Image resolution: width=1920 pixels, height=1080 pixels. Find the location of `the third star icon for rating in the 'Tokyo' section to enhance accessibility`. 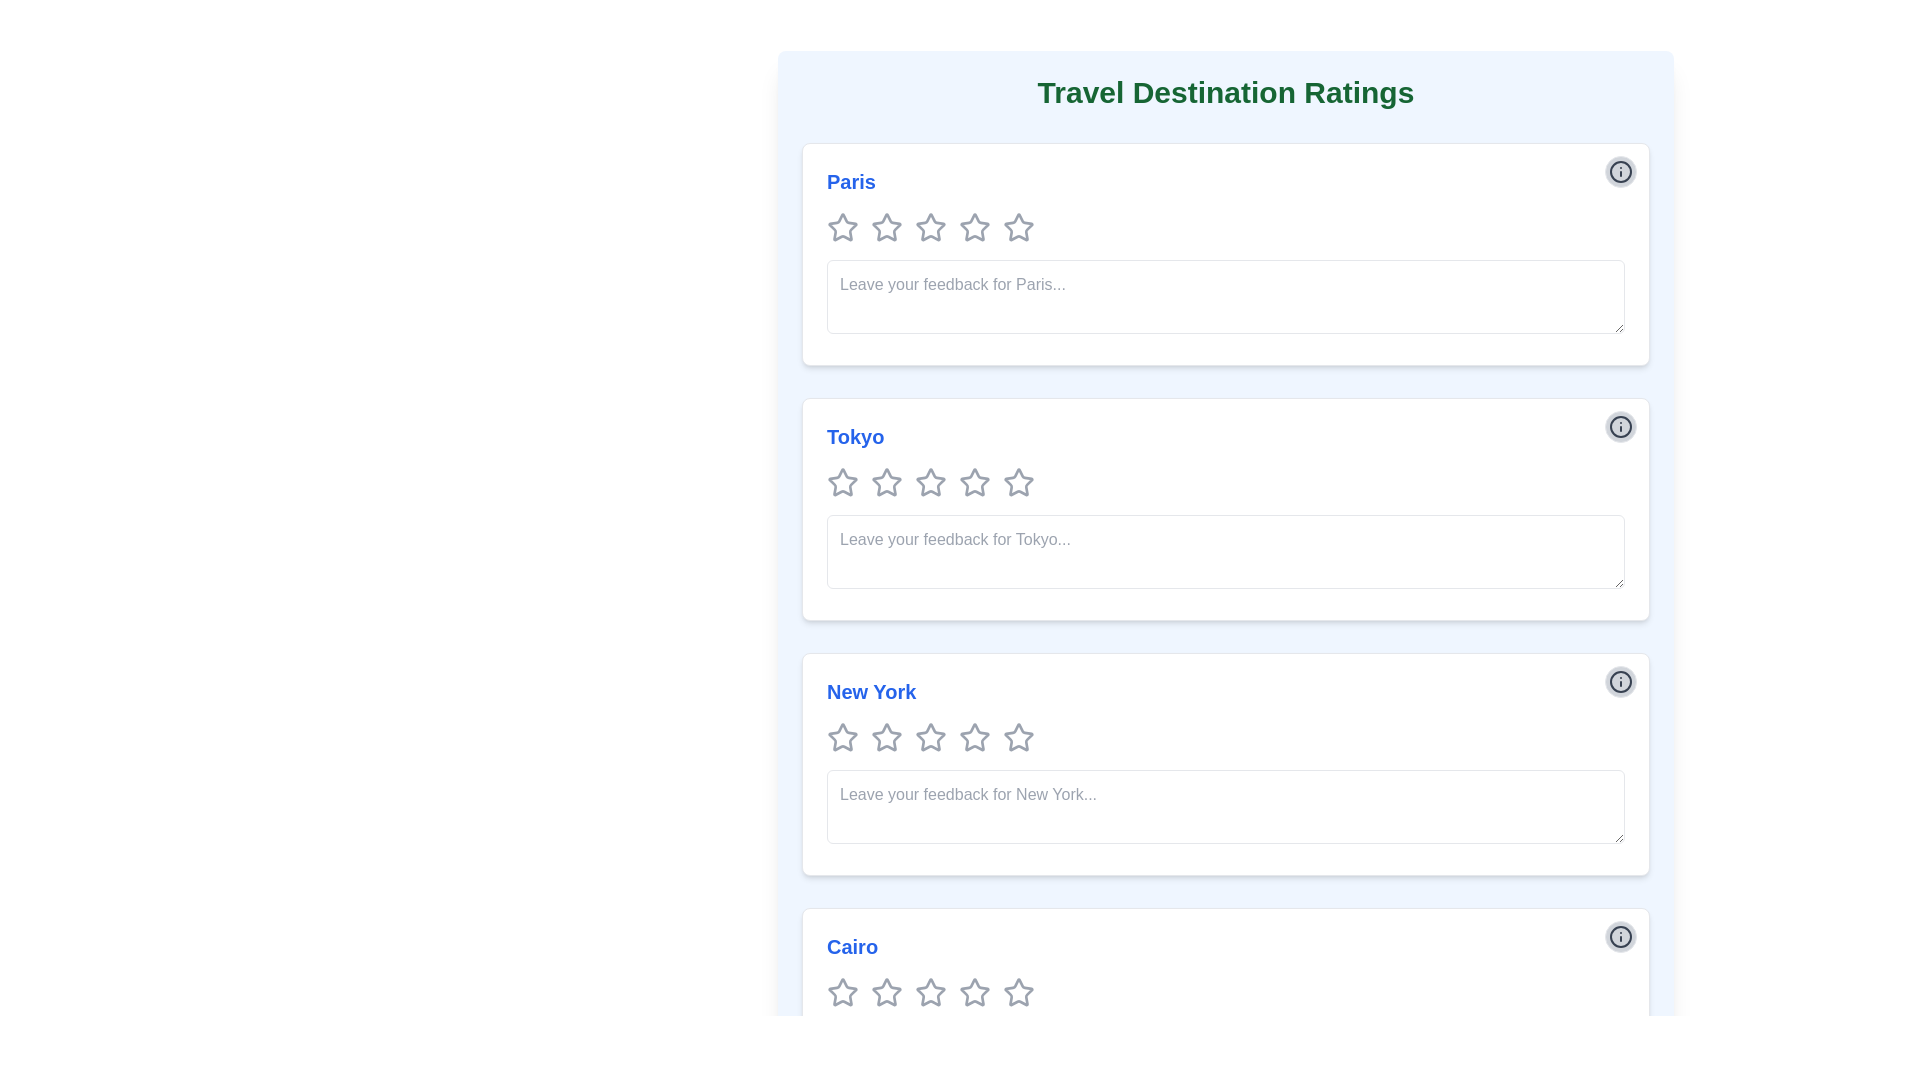

the third star icon for rating in the 'Tokyo' section to enhance accessibility is located at coordinates (974, 482).